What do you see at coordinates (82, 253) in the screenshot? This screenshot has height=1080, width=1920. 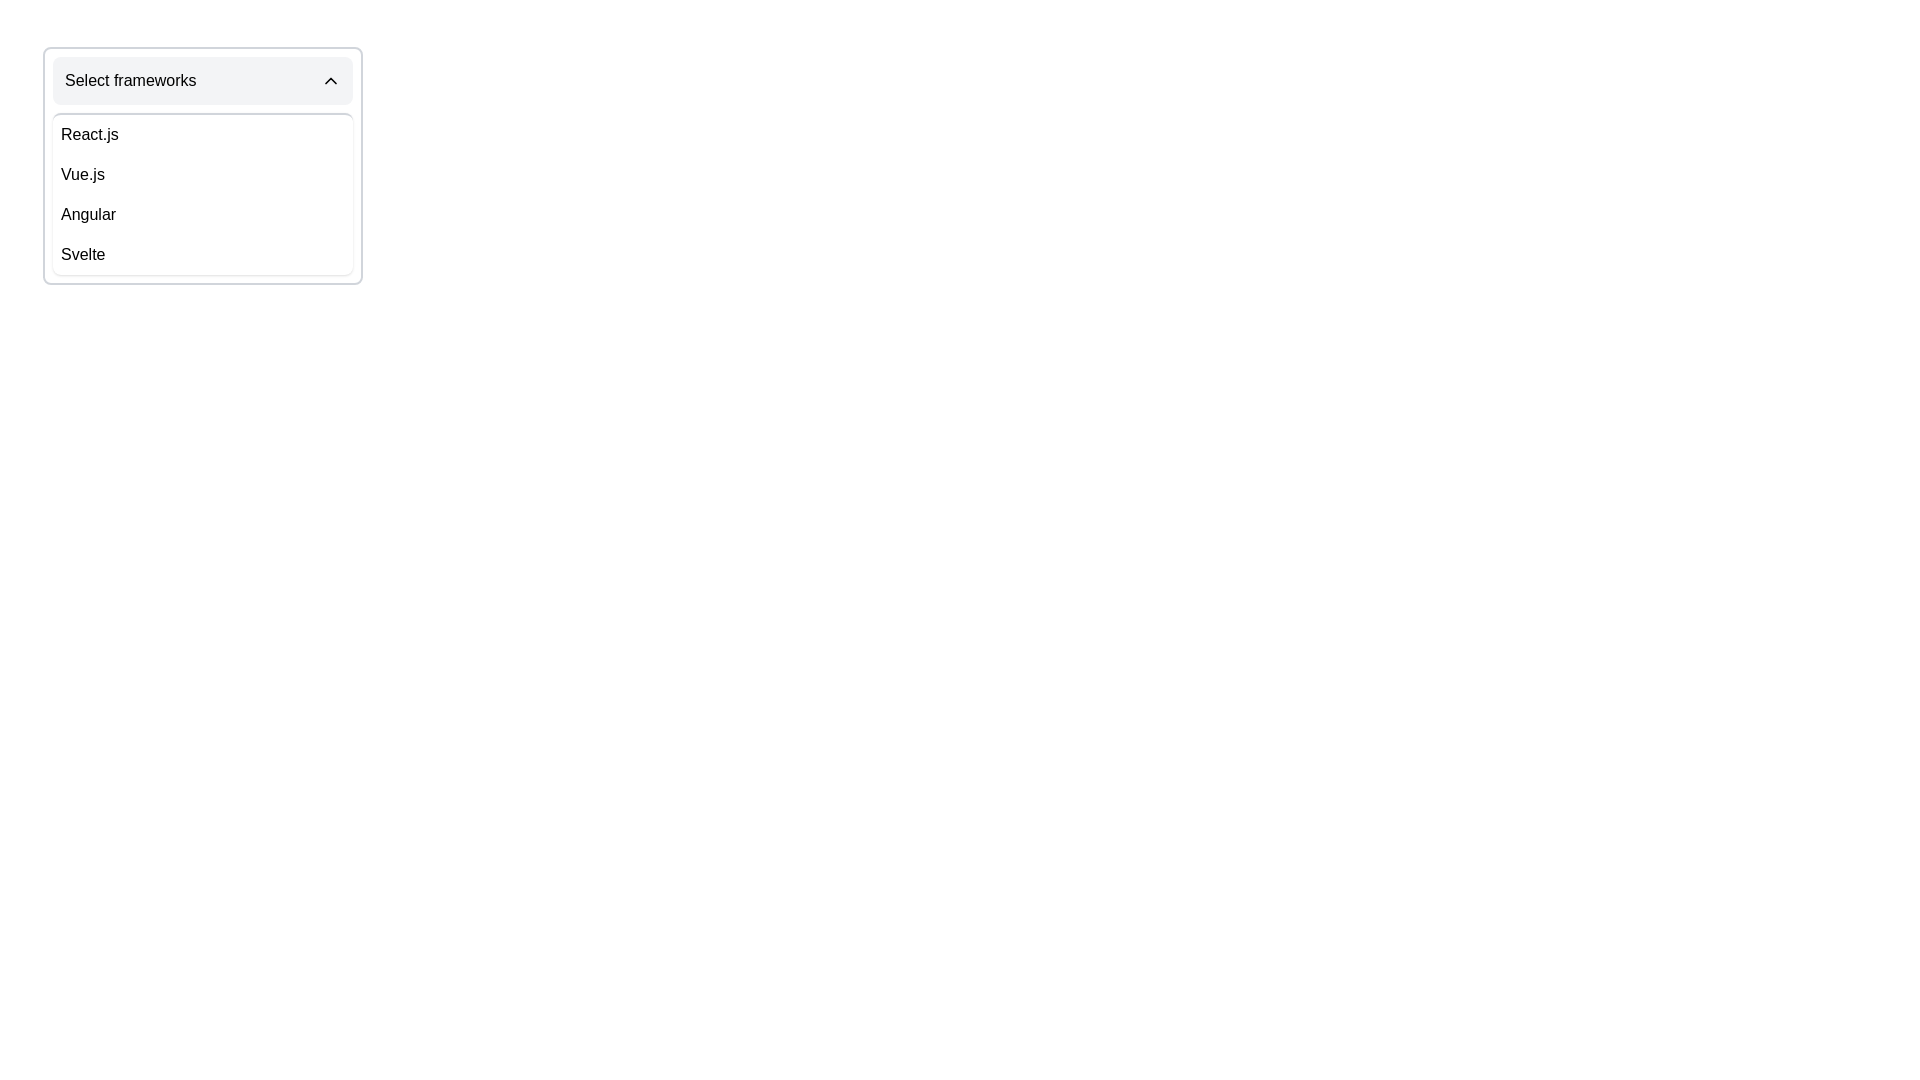 I see `the 'Svelte' option in the dropdown menu` at bounding box center [82, 253].